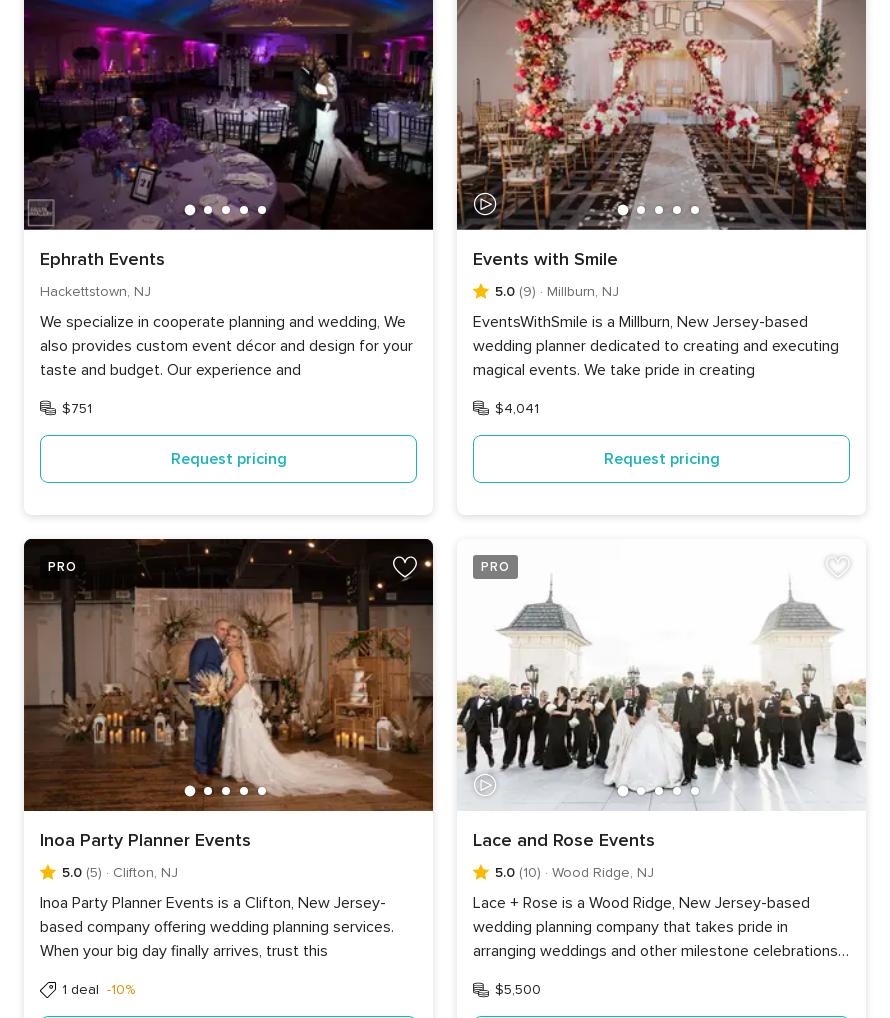 The height and width of the screenshot is (1018, 890). Describe the element at coordinates (516, 407) in the screenshot. I see `'$4,041'` at that location.